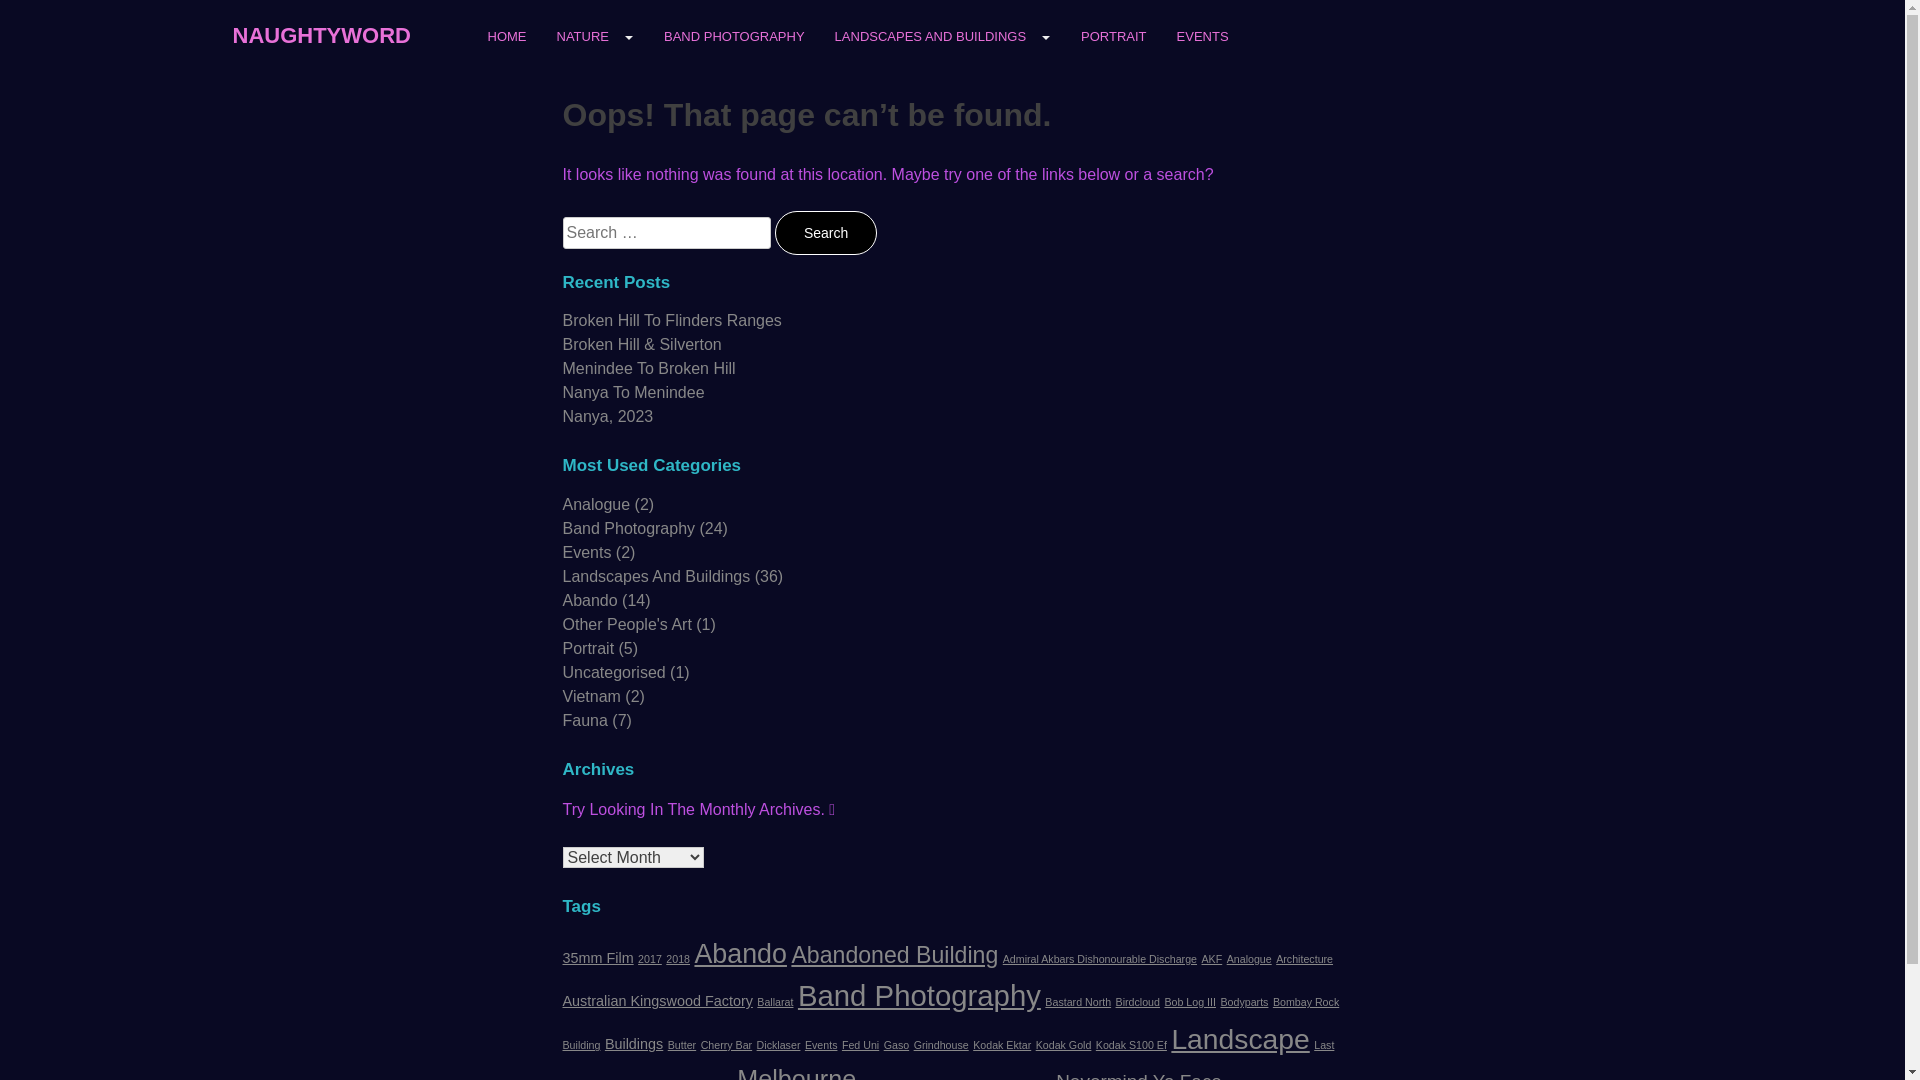 This screenshot has height=1080, width=1920. What do you see at coordinates (739, 952) in the screenshot?
I see `'Abando'` at bounding box center [739, 952].